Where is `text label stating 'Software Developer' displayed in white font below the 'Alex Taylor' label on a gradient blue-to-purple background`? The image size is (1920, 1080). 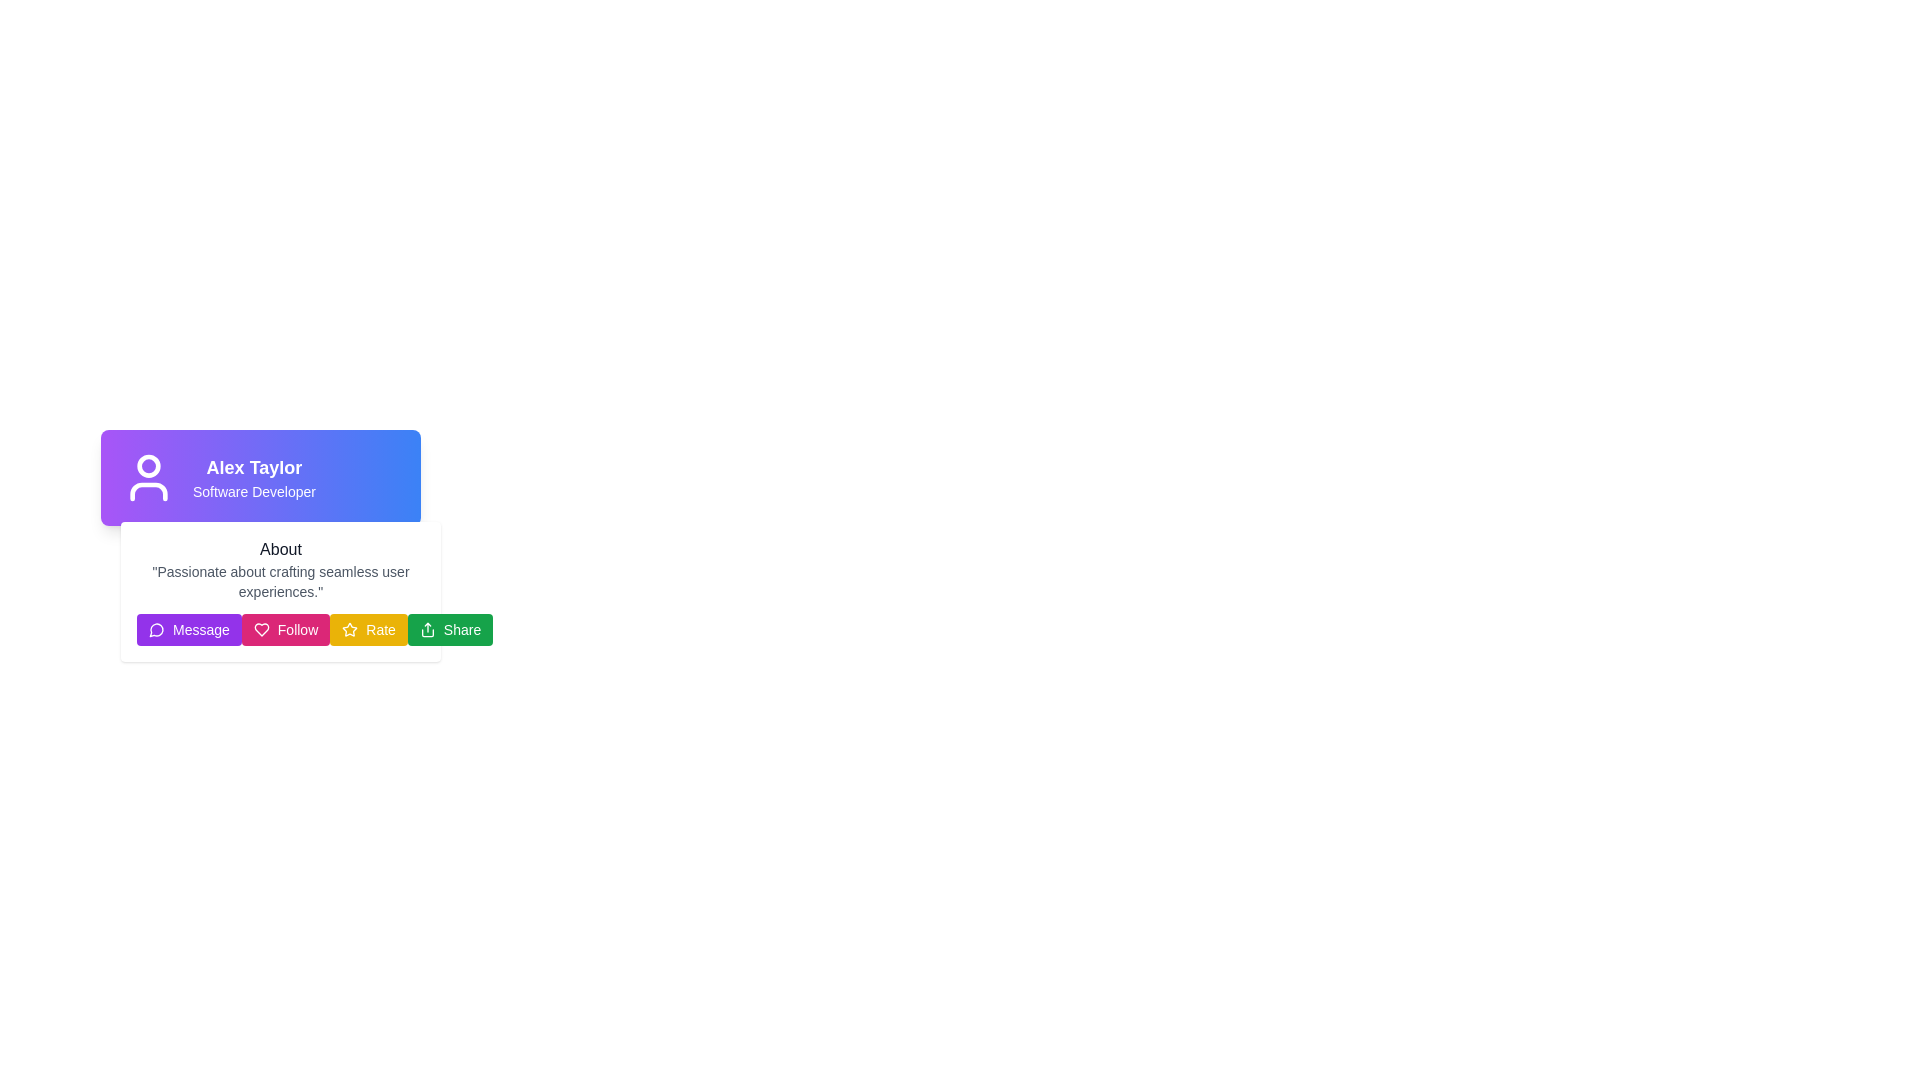 text label stating 'Software Developer' displayed in white font below the 'Alex Taylor' label on a gradient blue-to-purple background is located at coordinates (253, 492).